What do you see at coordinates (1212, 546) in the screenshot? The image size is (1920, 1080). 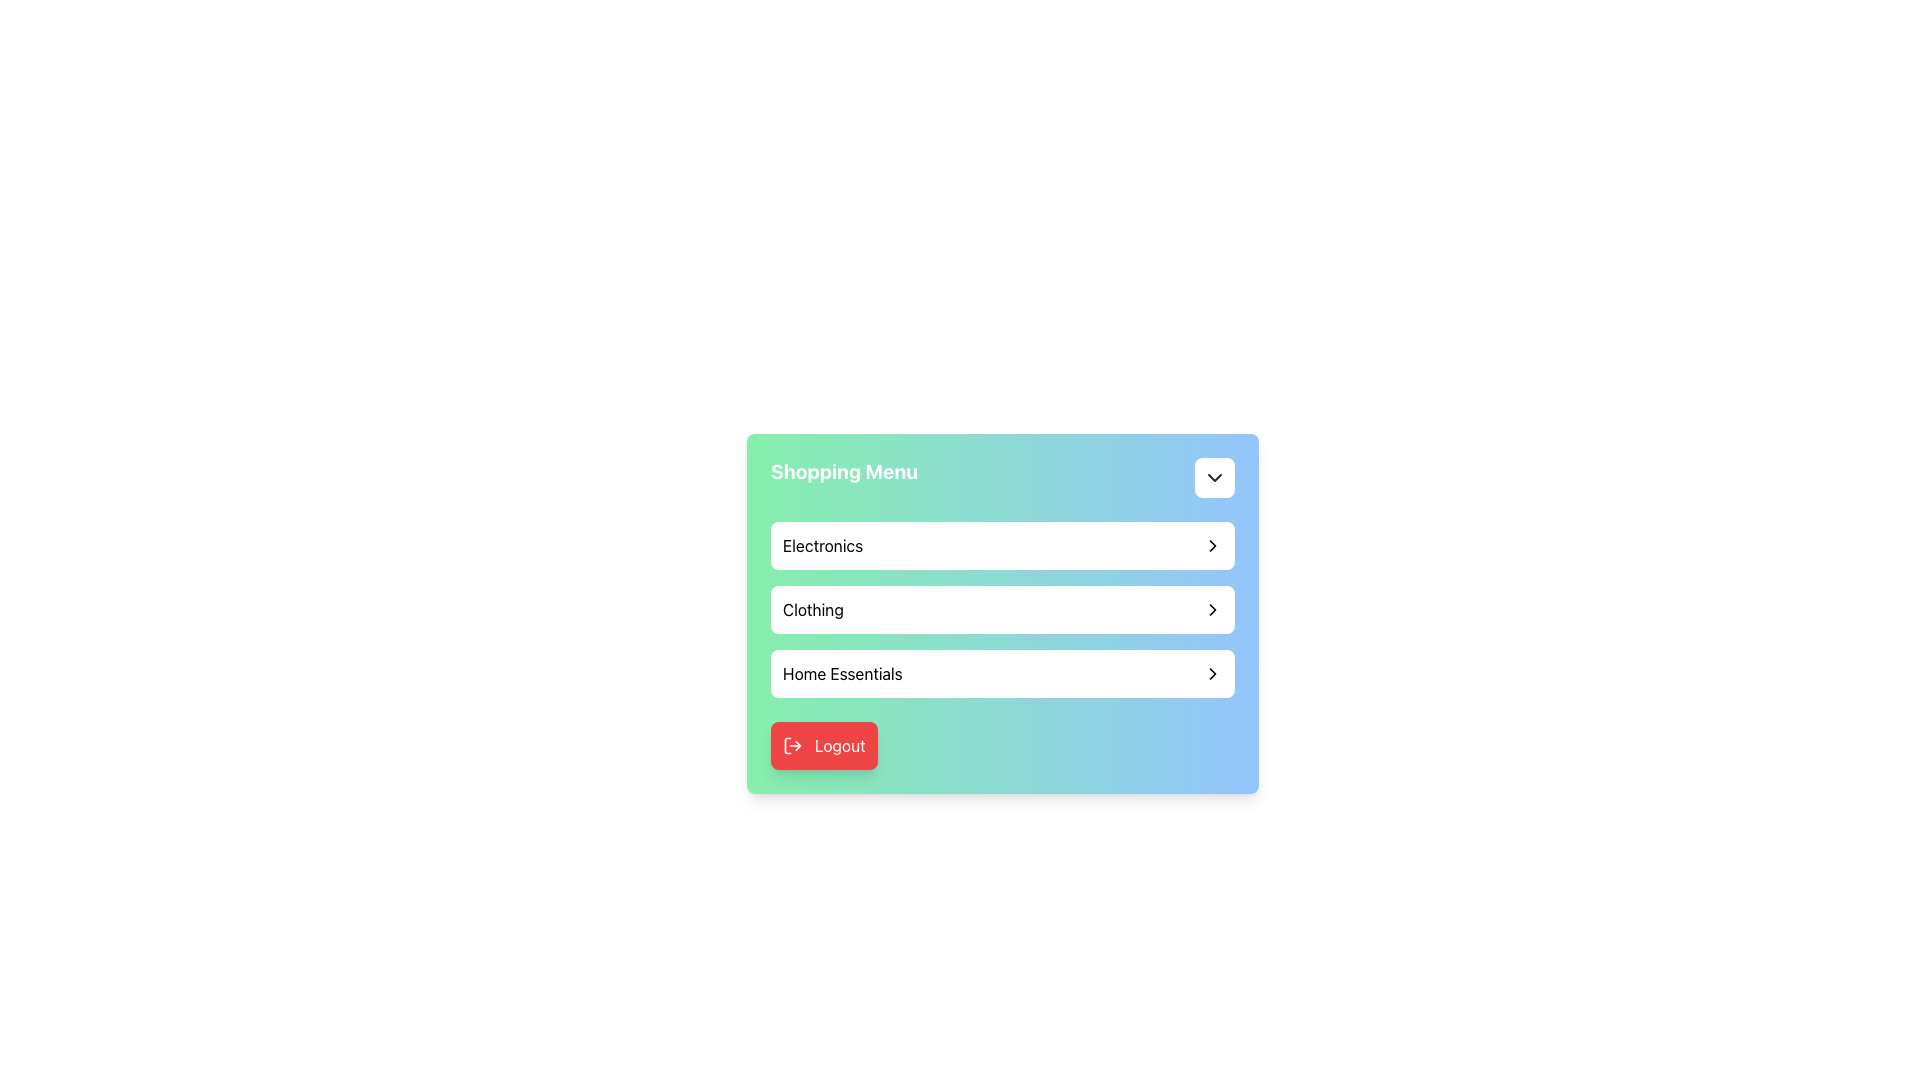 I see `the chevron-right icon, which is an arrow icon pointing to the right, located at the right end of the 'Electronics' menu option in the shopping menu interface` at bounding box center [1212, 546].